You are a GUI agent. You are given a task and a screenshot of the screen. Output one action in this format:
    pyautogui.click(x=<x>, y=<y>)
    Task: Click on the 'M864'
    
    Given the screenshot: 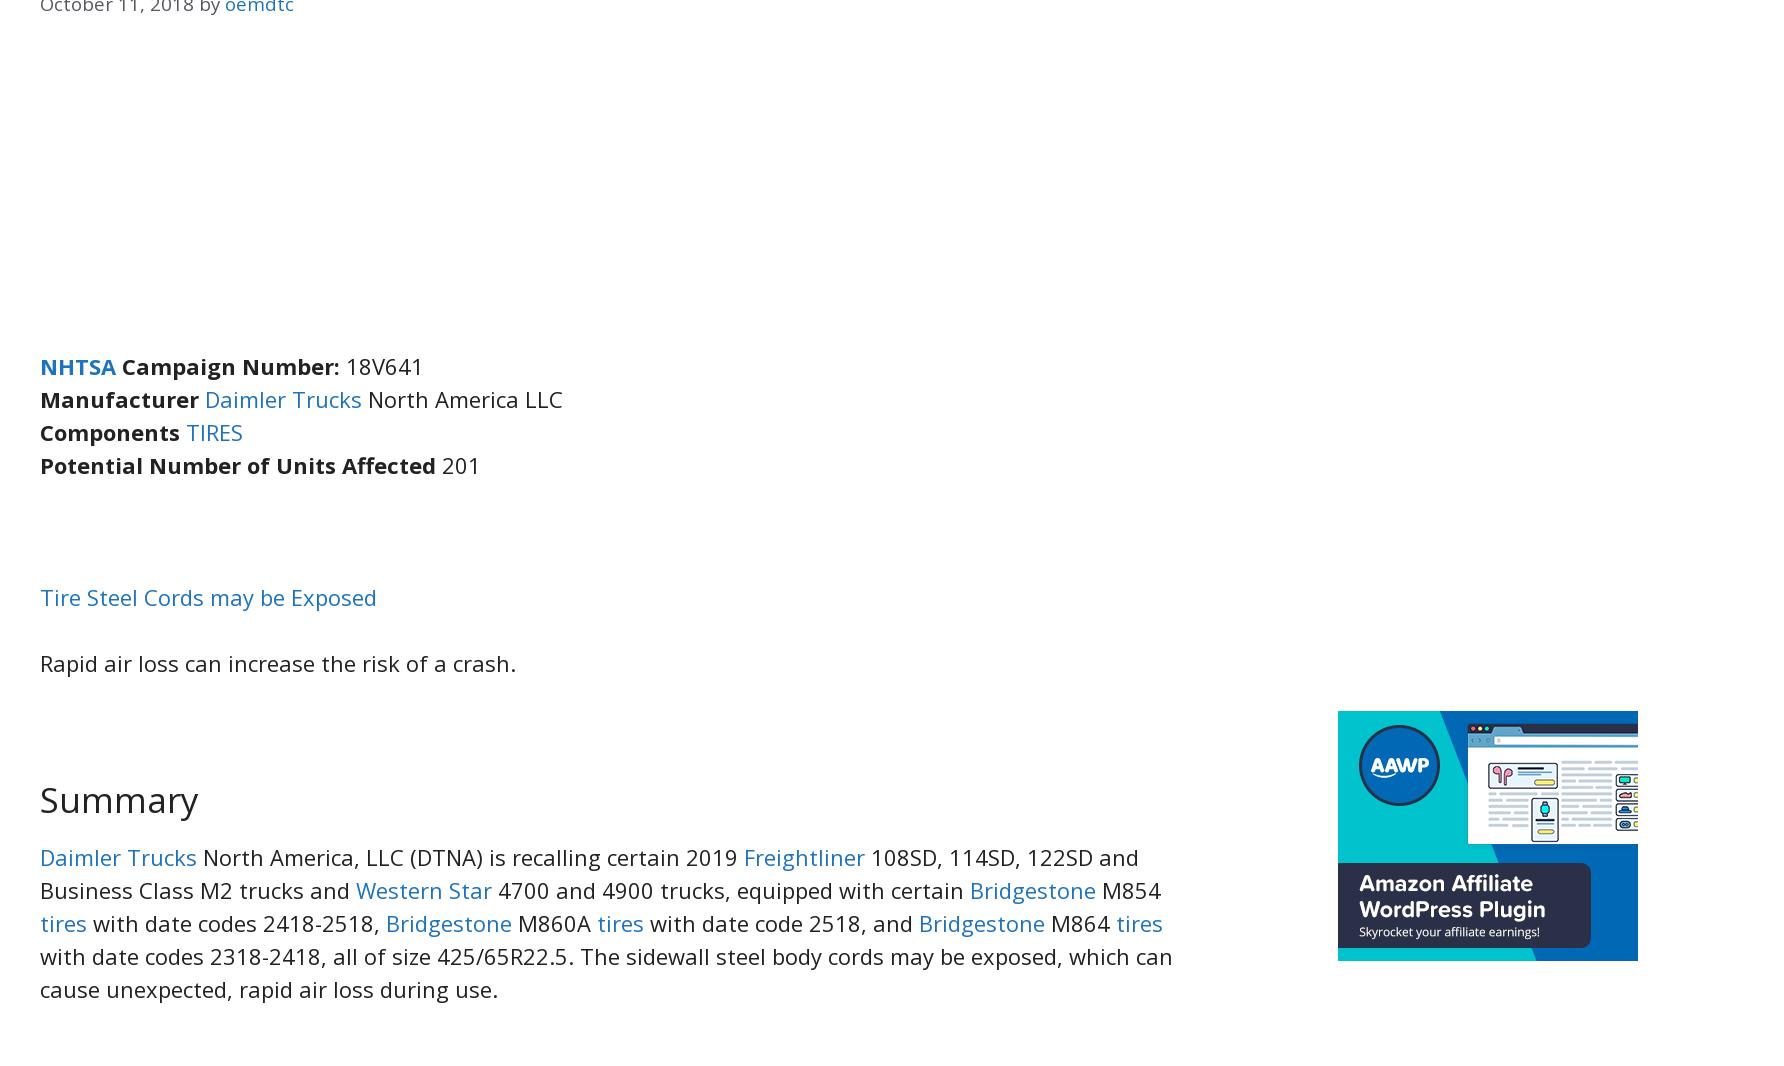 What is the action you would take?
    pyautogui.click(x=1079, y=923)
    